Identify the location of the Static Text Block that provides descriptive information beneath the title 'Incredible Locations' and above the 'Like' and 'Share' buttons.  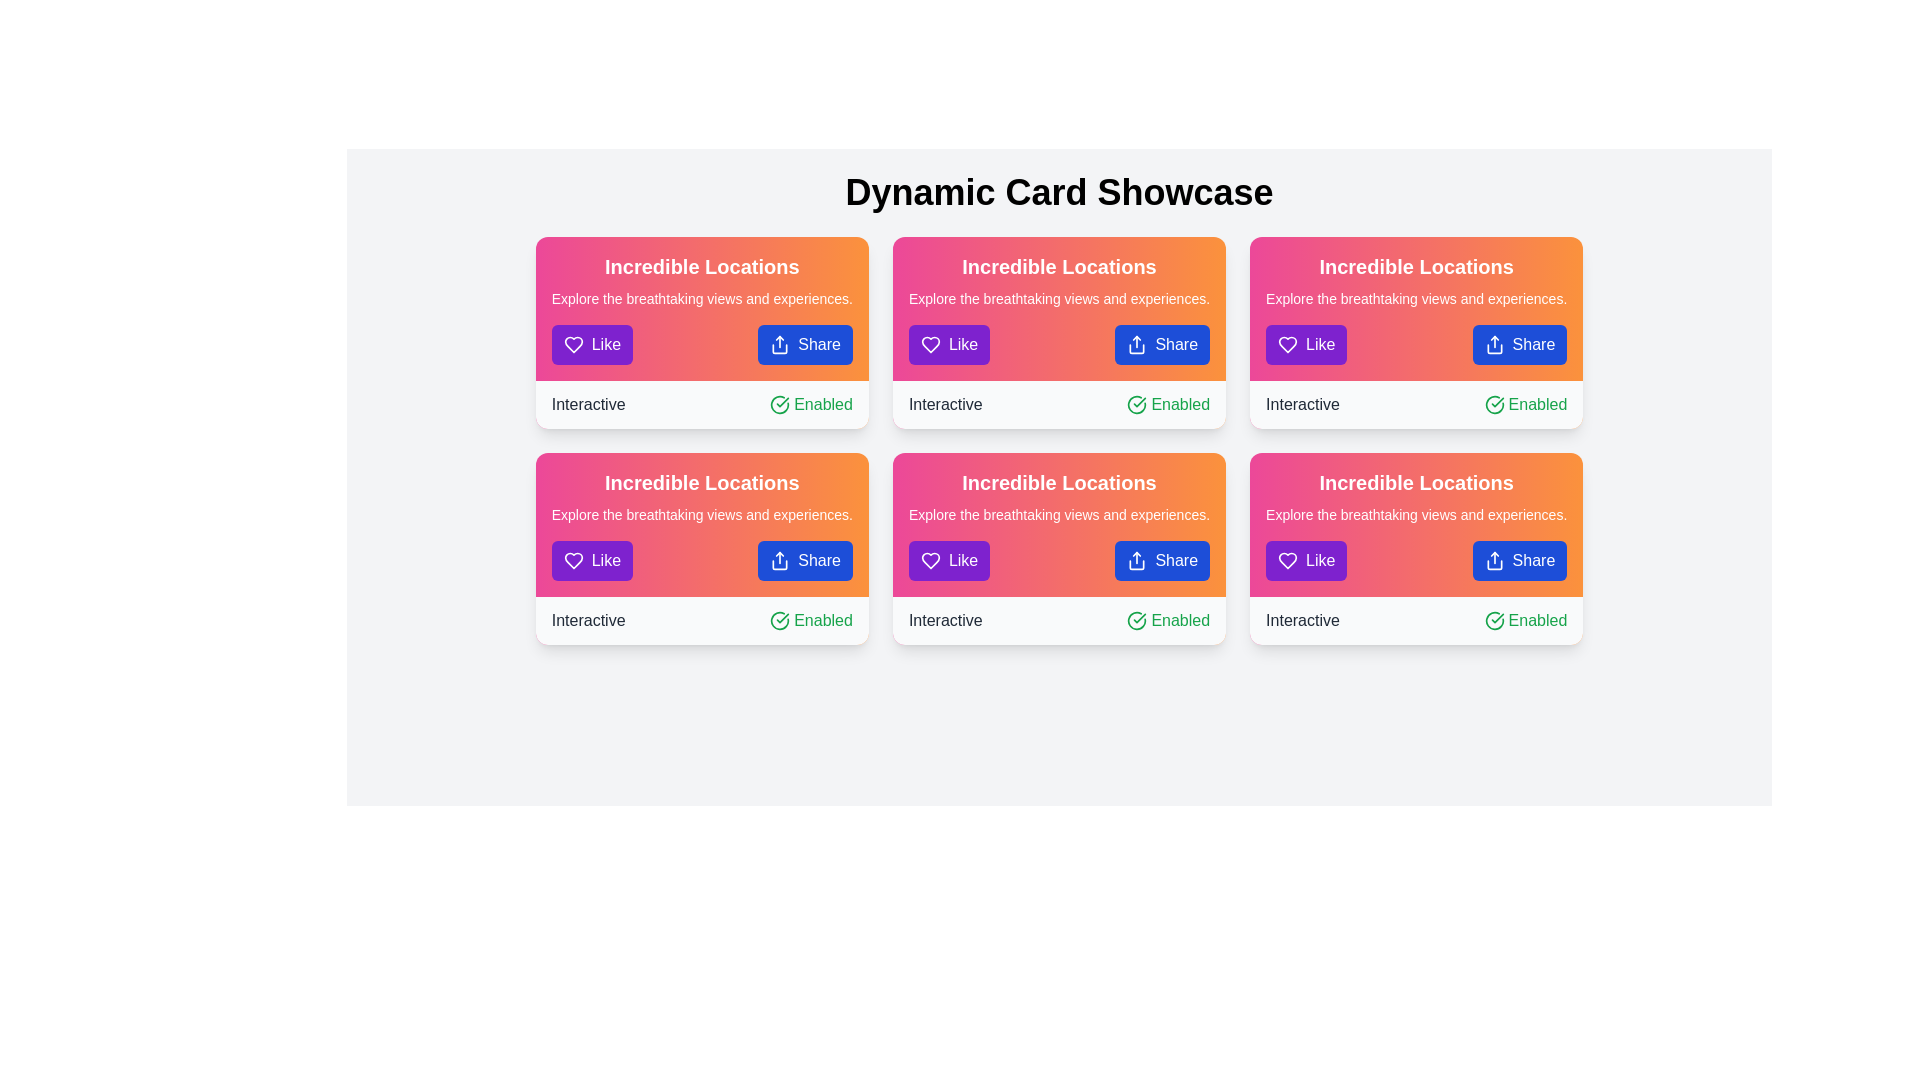
(1415, 299).